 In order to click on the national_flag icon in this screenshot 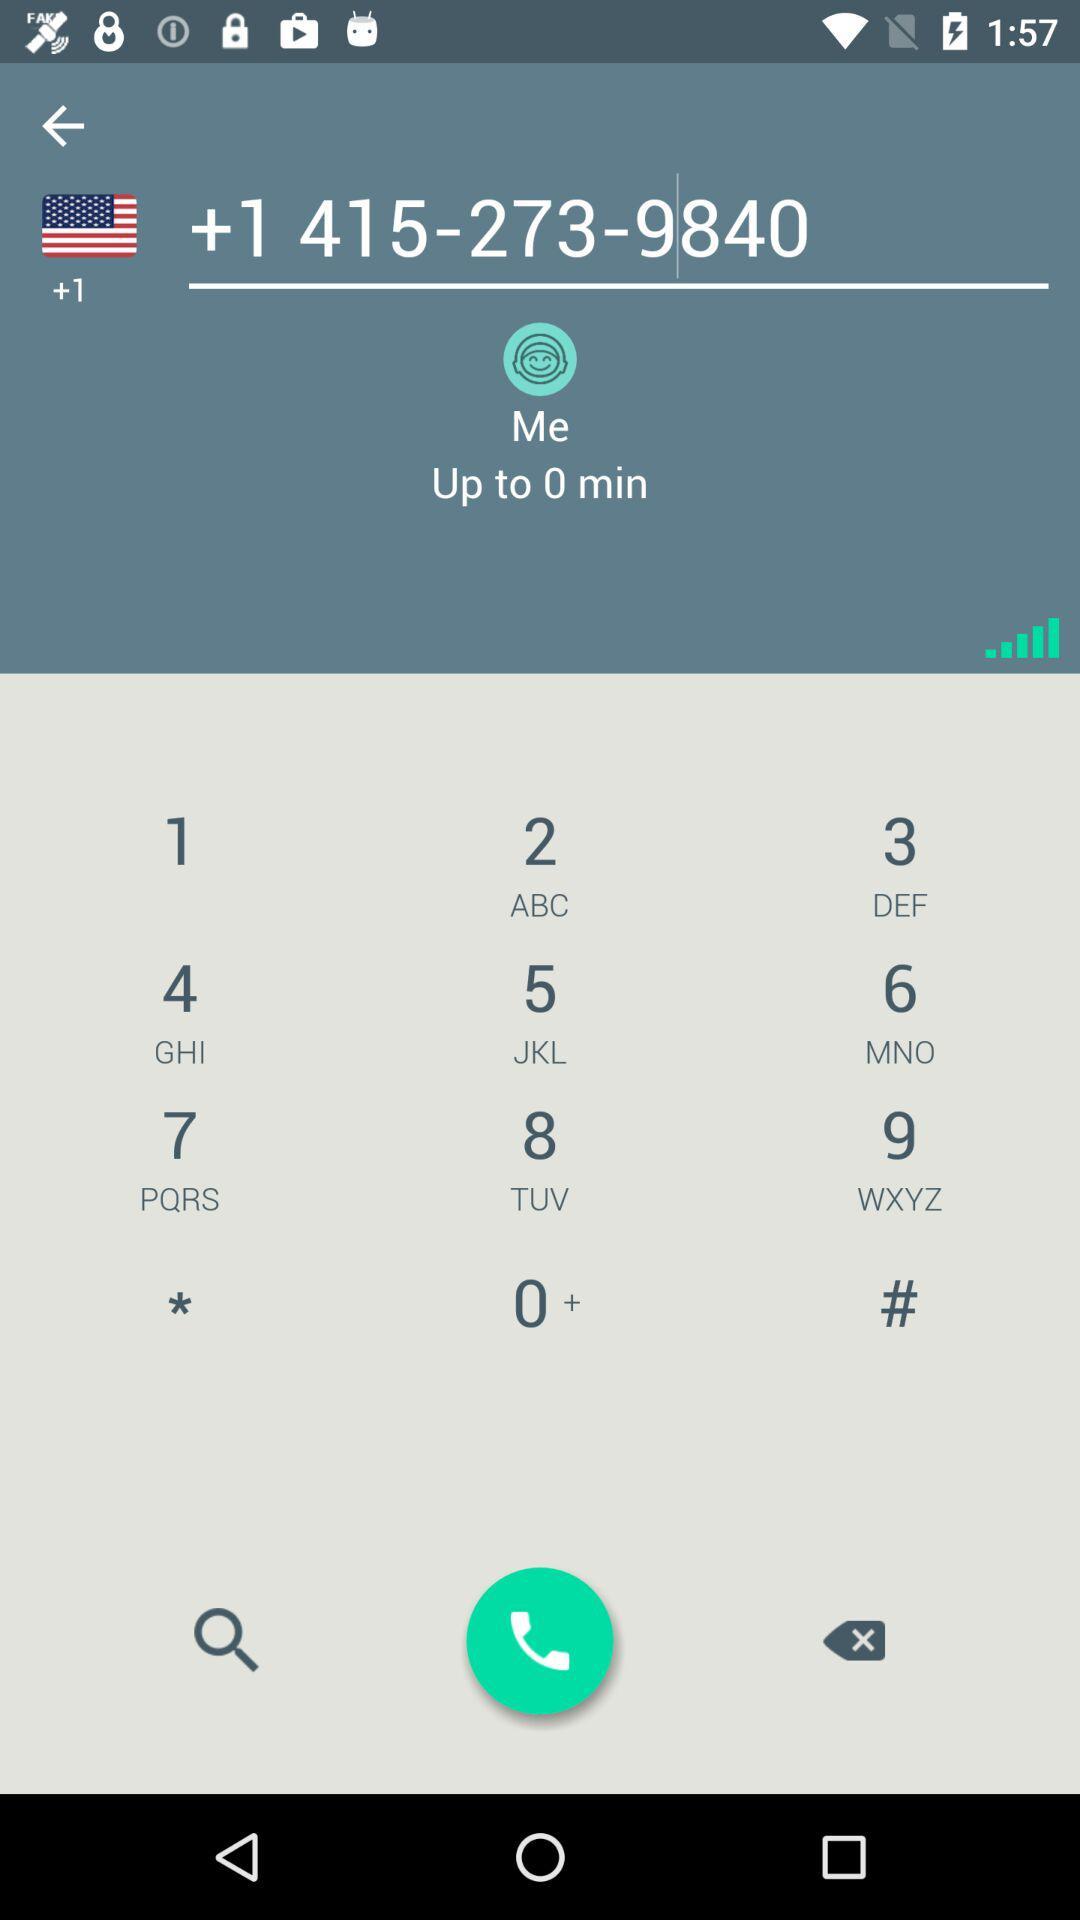, I will do `click(88, 225)`.